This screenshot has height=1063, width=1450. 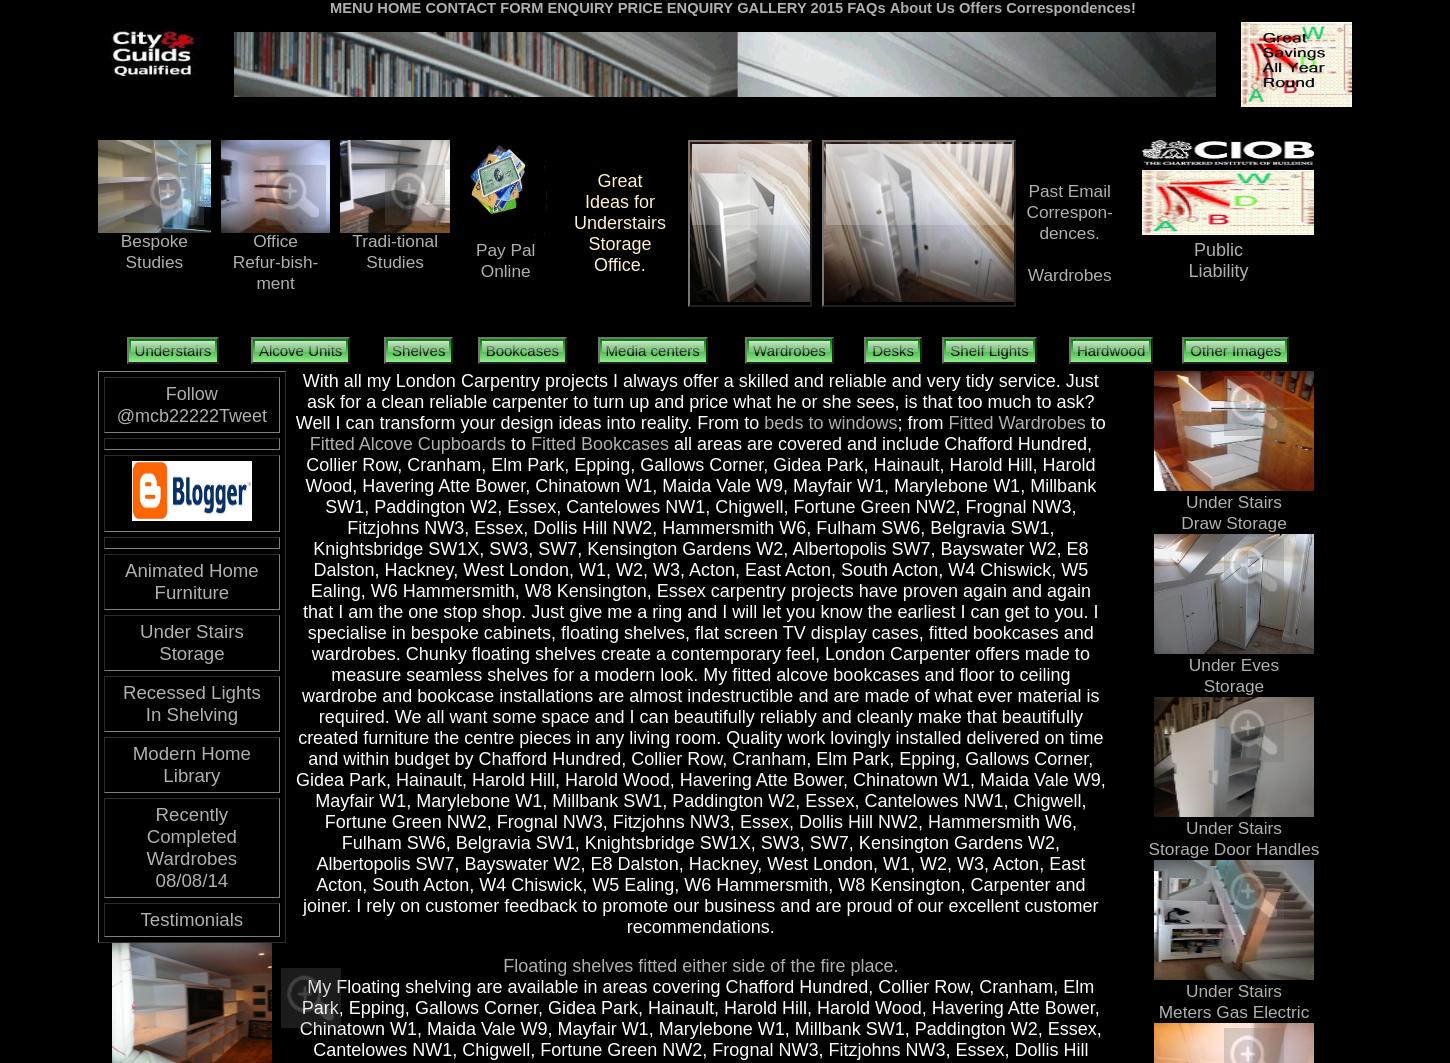 I want to click on 'Past Email', so click(x=1068, y=191).